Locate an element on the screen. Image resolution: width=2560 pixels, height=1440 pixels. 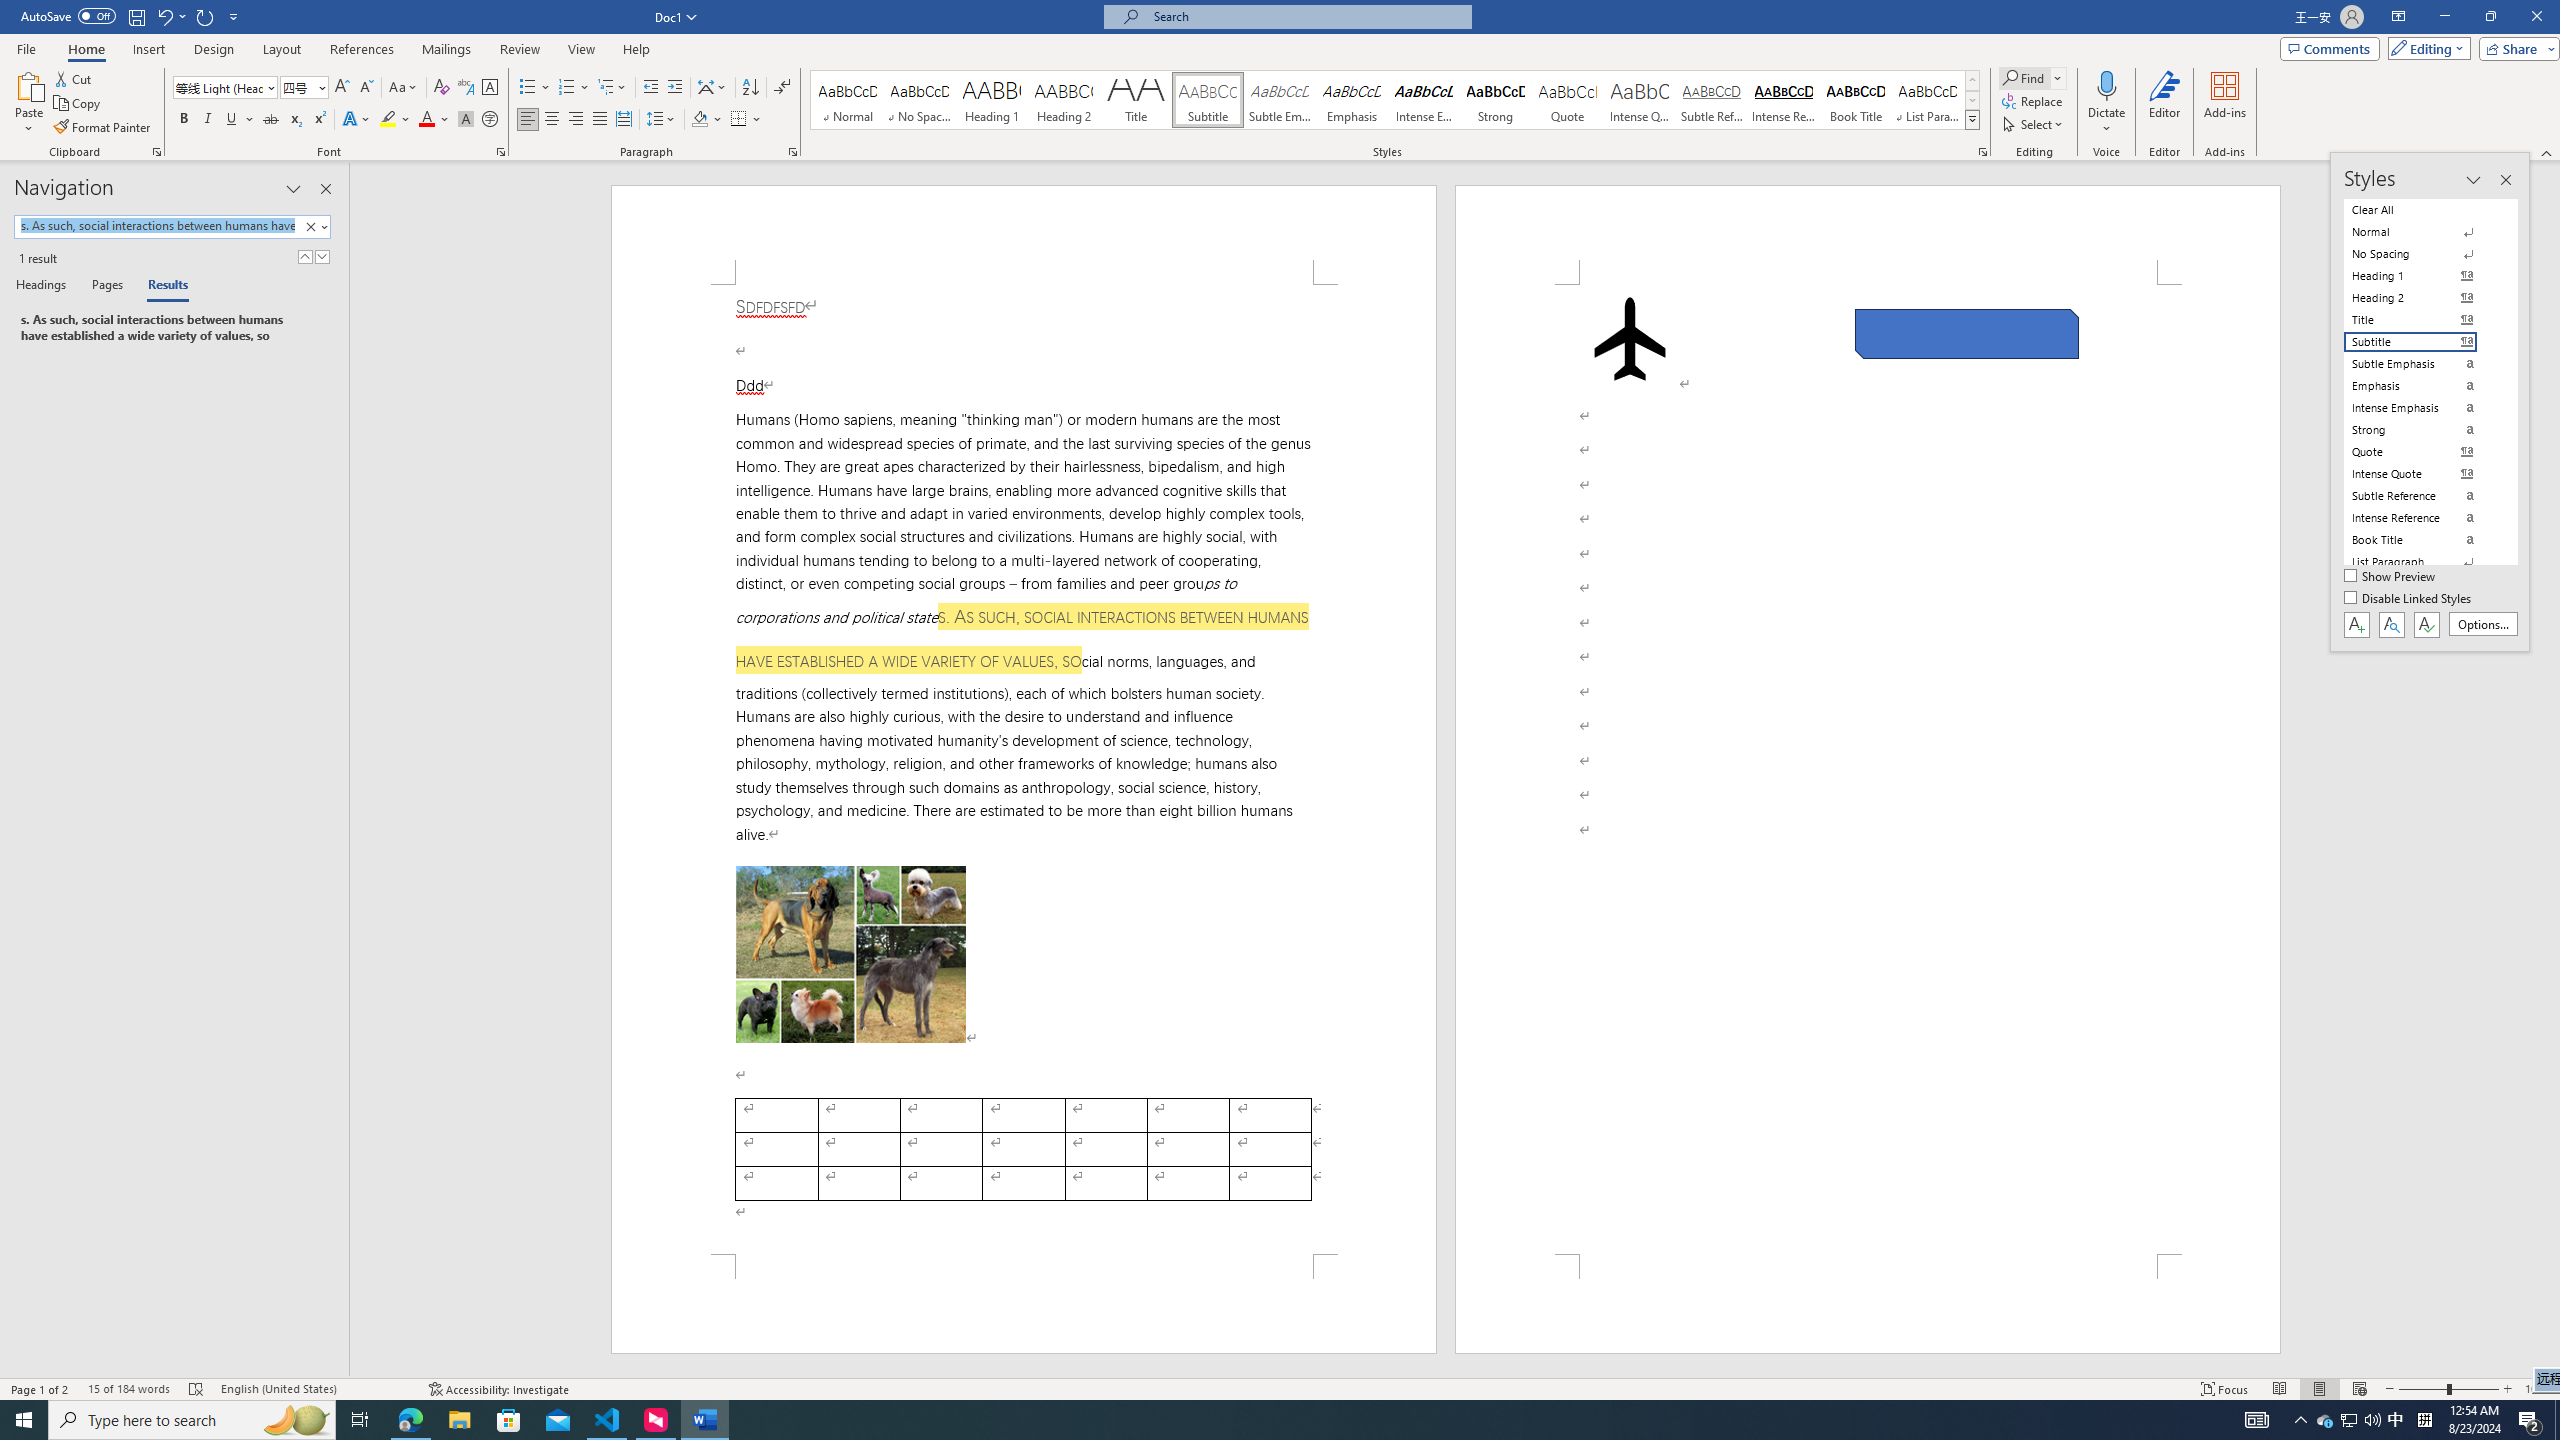
'Heading 2' is located at coordinates (1063, 99).